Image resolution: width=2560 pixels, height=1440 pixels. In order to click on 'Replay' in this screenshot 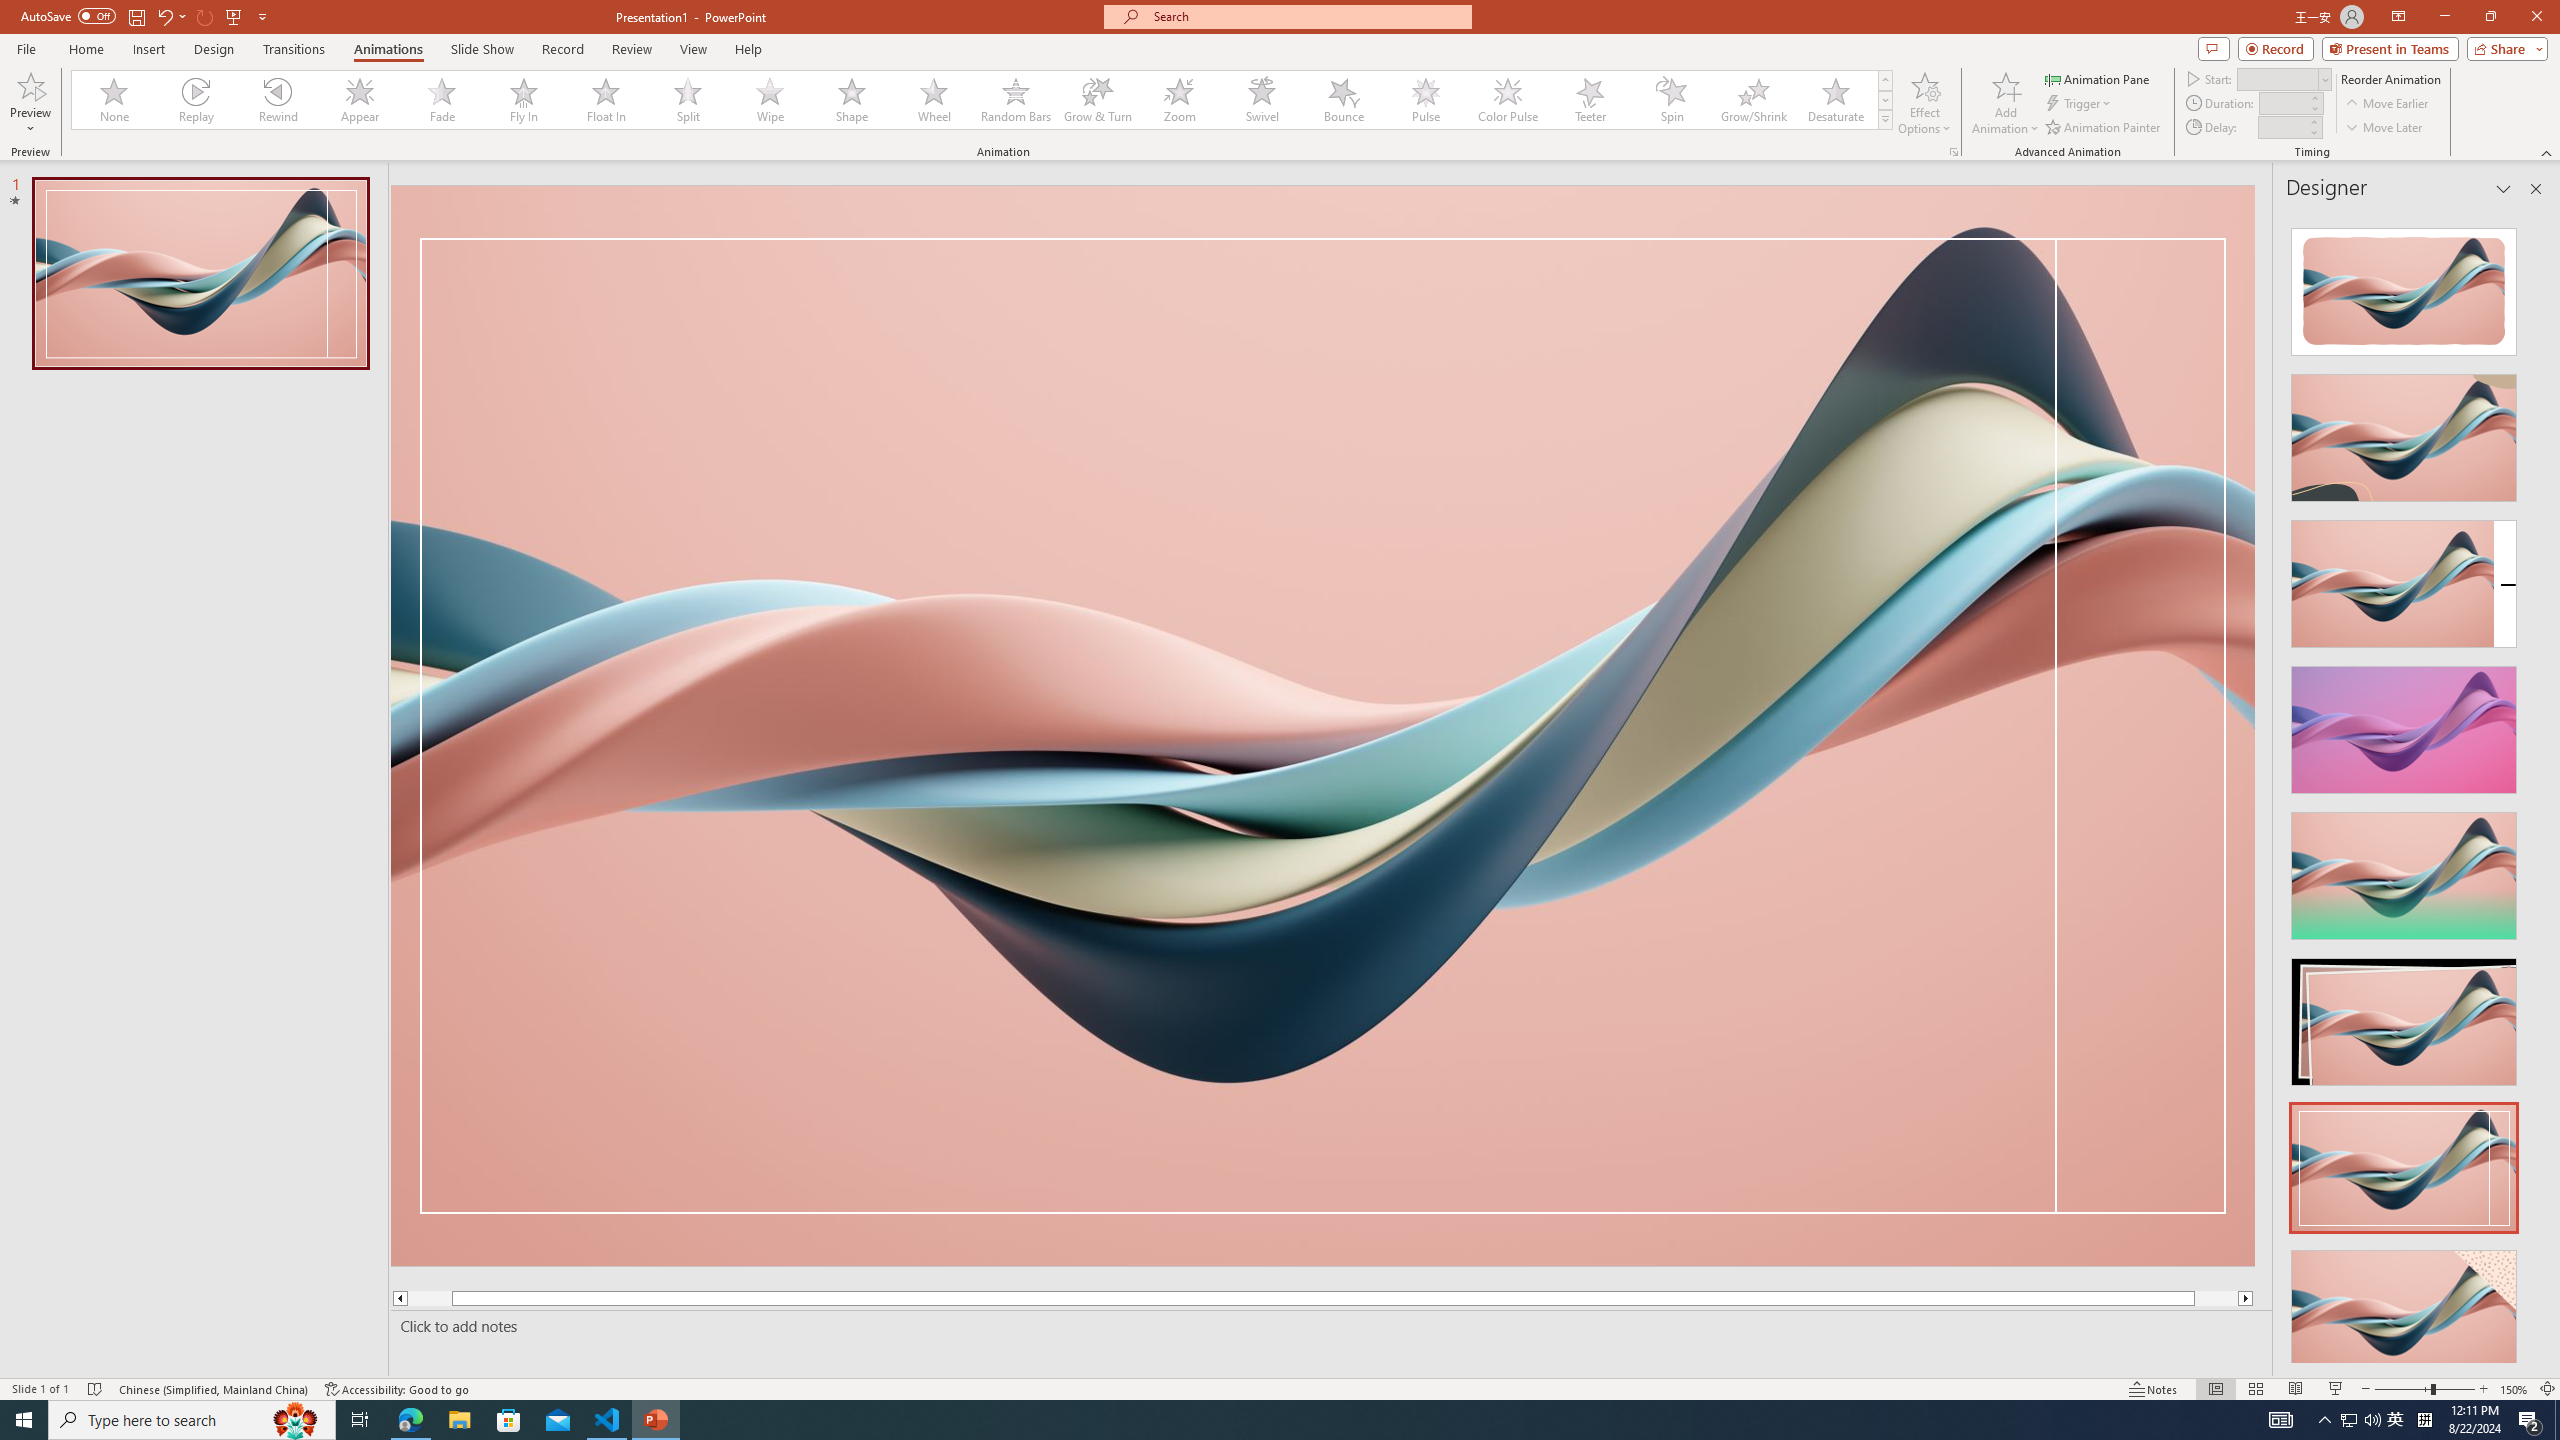, I will do `click(196, 99)`.